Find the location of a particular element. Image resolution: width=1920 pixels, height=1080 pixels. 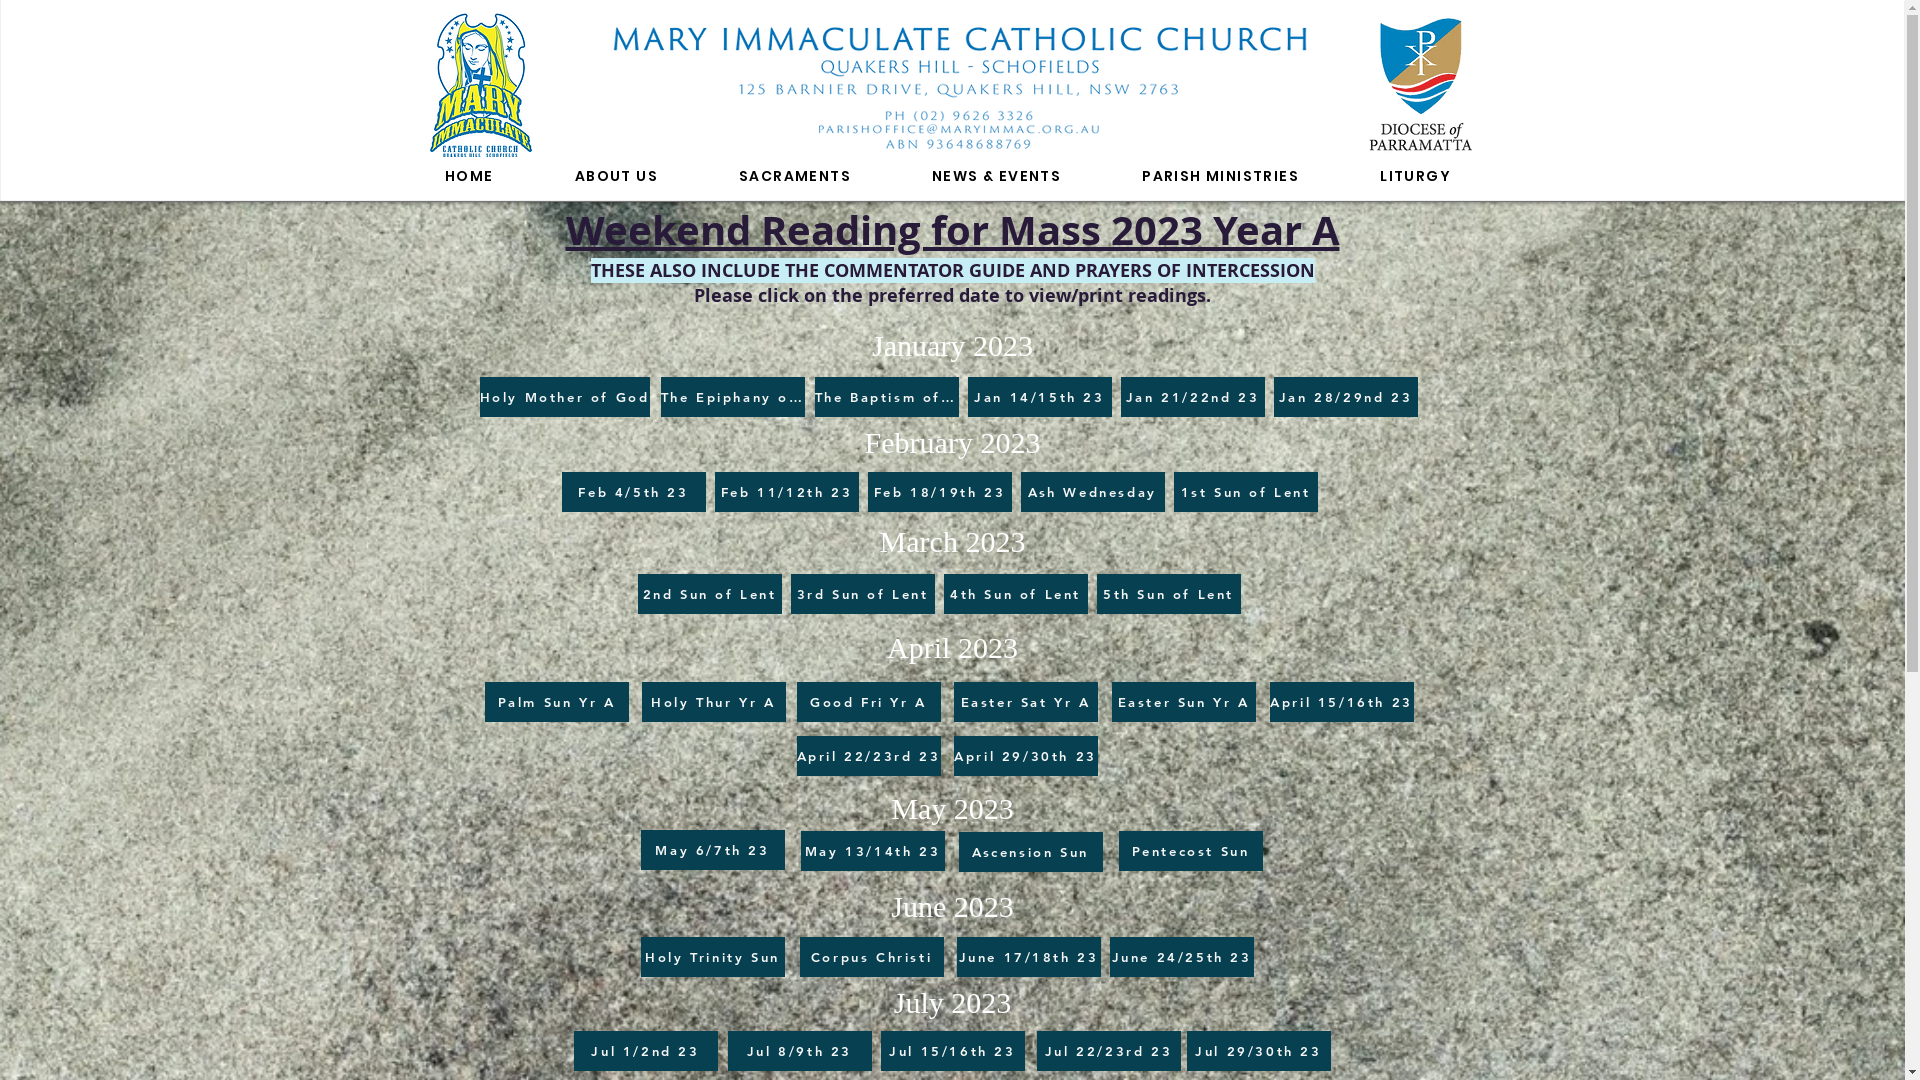

'Mary Immaculate Parish' is located at coordinates (480, 83).